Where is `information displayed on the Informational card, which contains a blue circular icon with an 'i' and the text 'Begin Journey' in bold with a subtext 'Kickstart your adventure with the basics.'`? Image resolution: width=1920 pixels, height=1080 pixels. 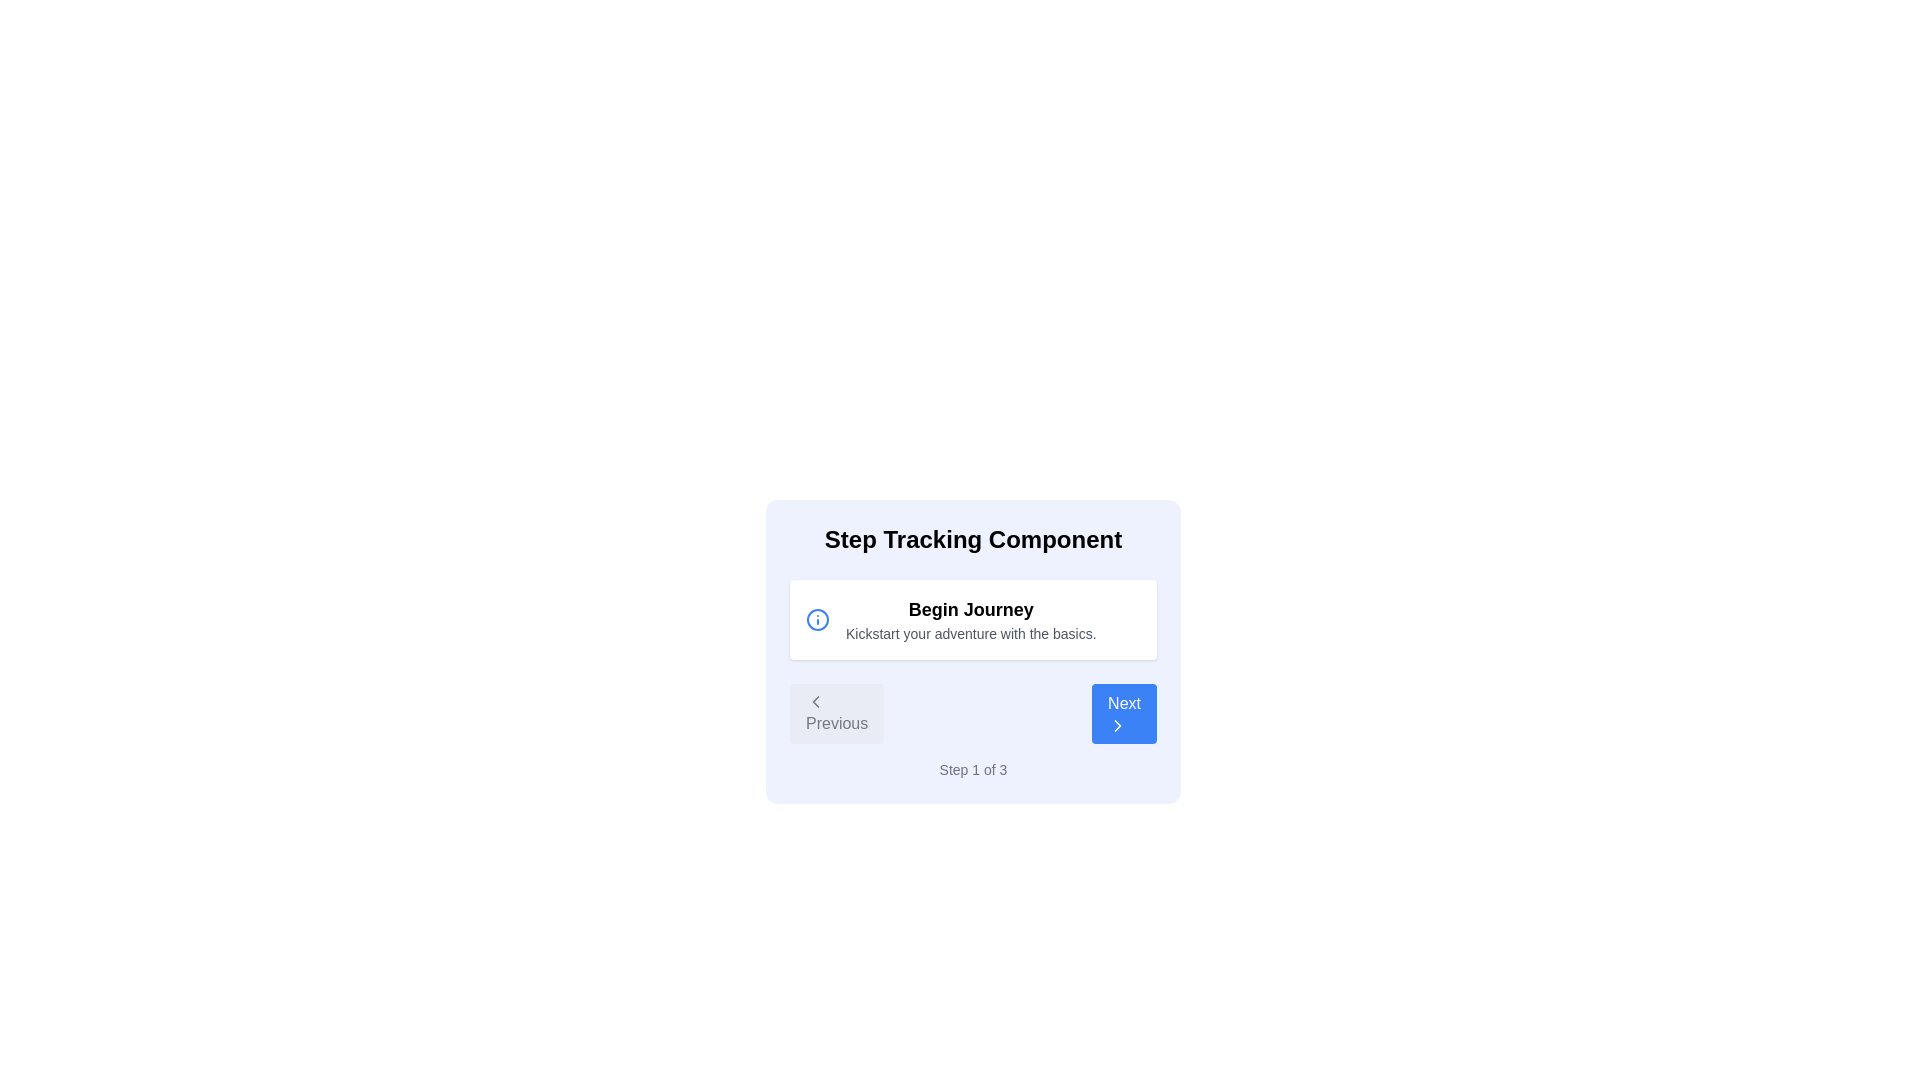 information displayed on the Informational card, which contains a blue circular icon with an 'i' and the text 'Begin Journey' in bold with a subtext 'Kickstart your adventure with the basics.' is located at coordinates (973, 619).